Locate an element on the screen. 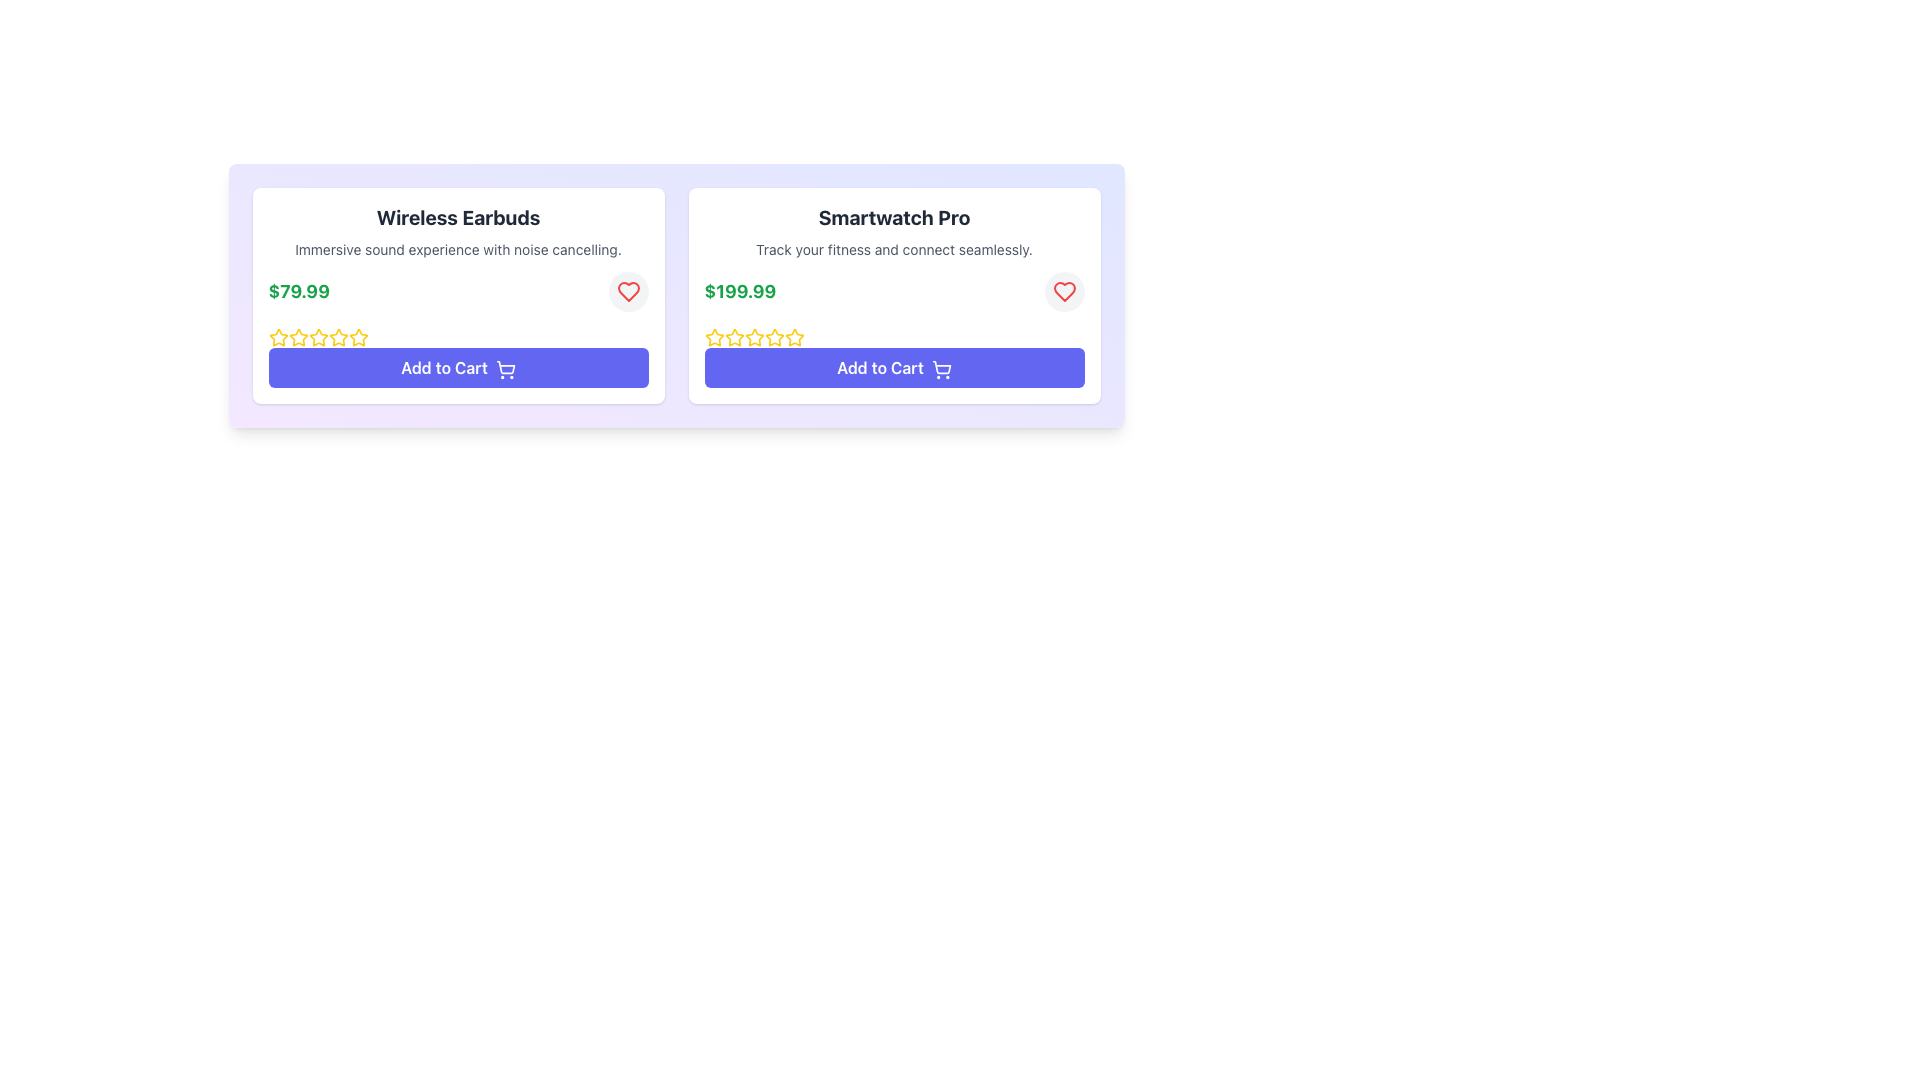 The image size is (1920, 1080). the 'Add to Cart' button containing the shopping cart icon for the 'Smartwatch Pro' product is located at coordinates (940, 367).